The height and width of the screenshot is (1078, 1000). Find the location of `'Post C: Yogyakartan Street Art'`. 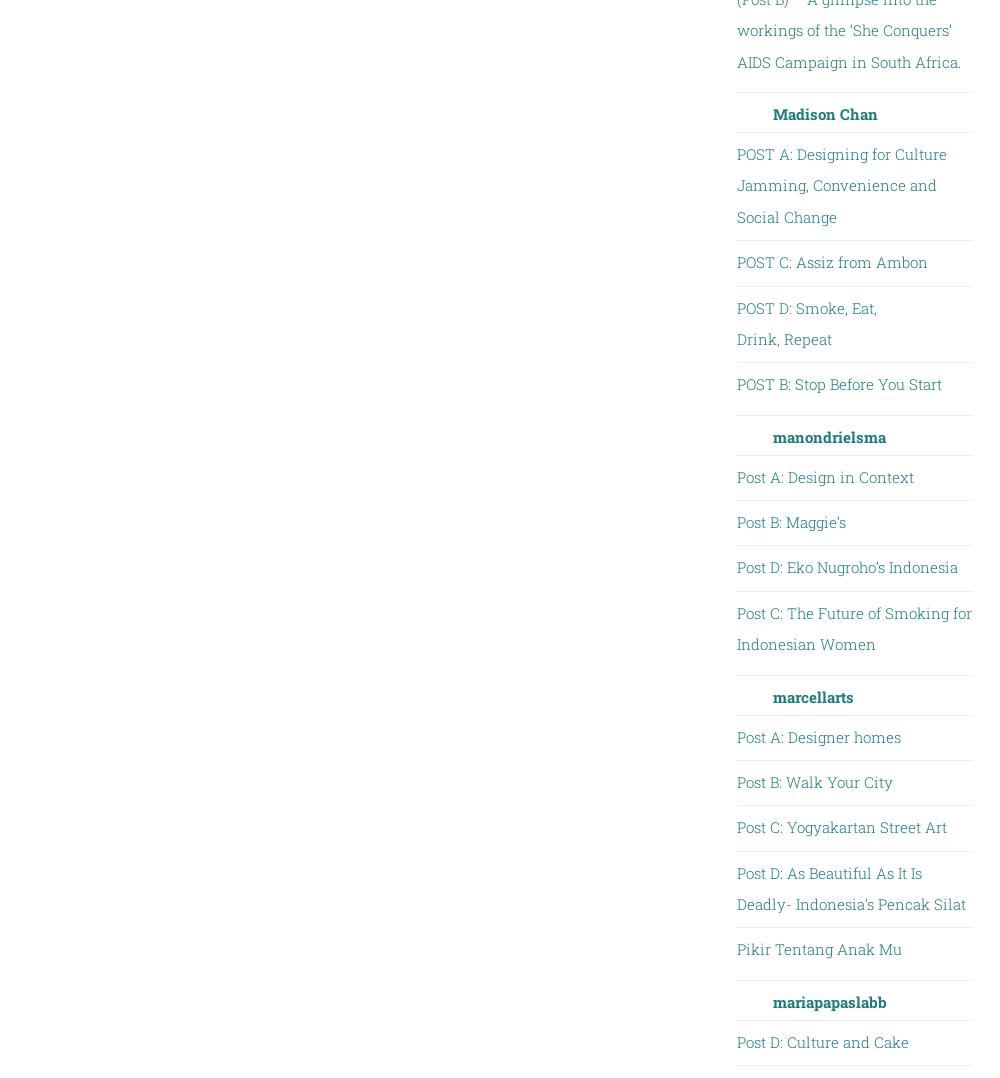

'Post C: Yogyakartan Street Art' is located at coordinates (840, 827).